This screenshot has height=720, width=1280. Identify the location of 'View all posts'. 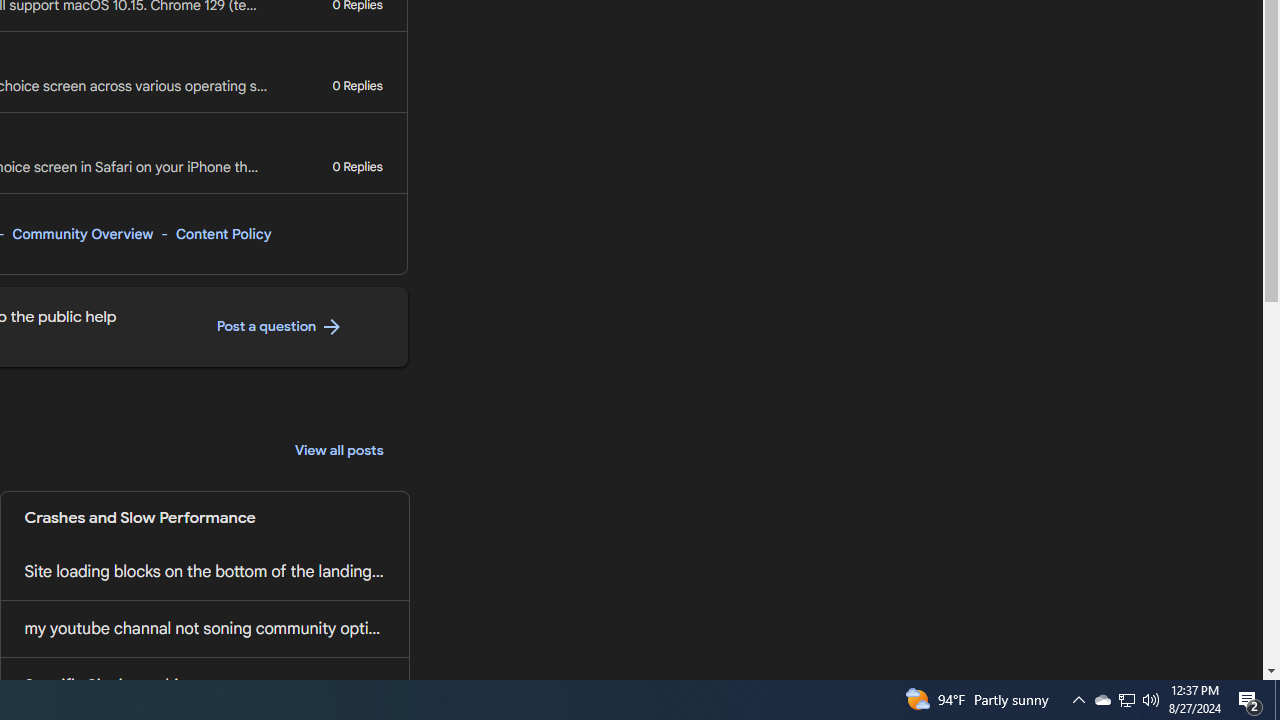
(339, 451).